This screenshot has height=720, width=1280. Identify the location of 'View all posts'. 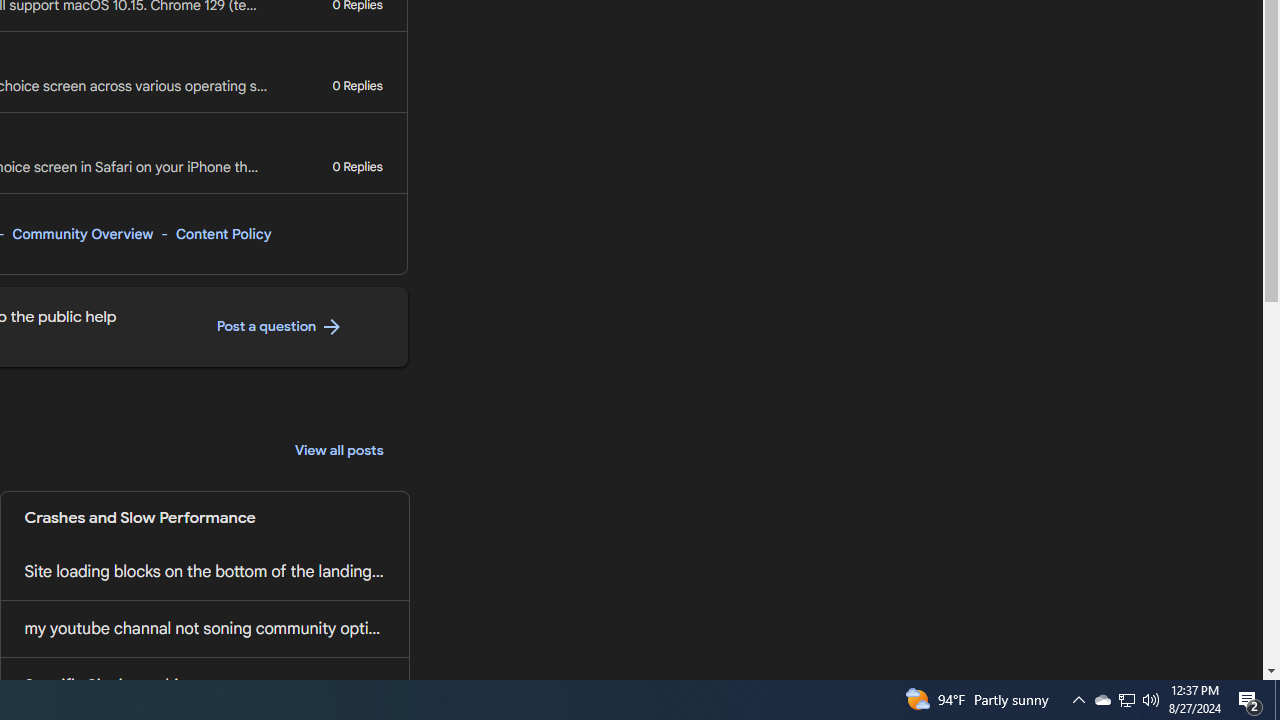
(339, 451).